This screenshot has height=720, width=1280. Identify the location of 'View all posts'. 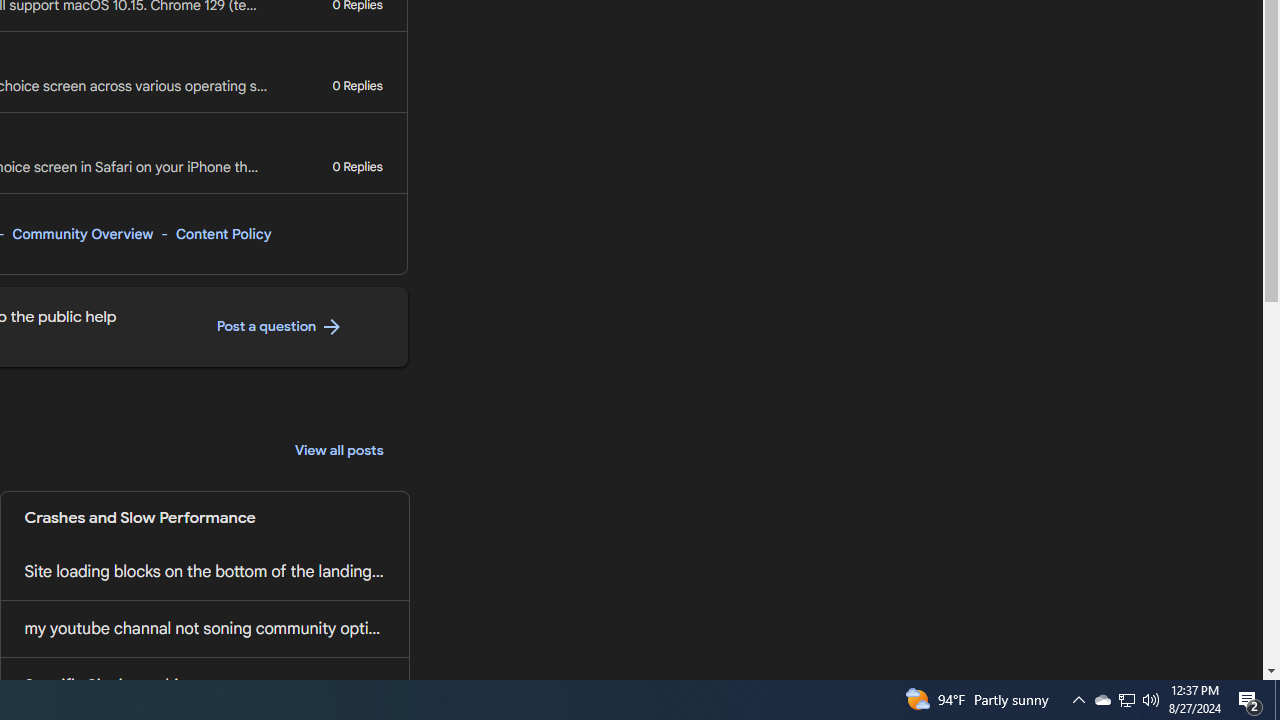
(339, 451).